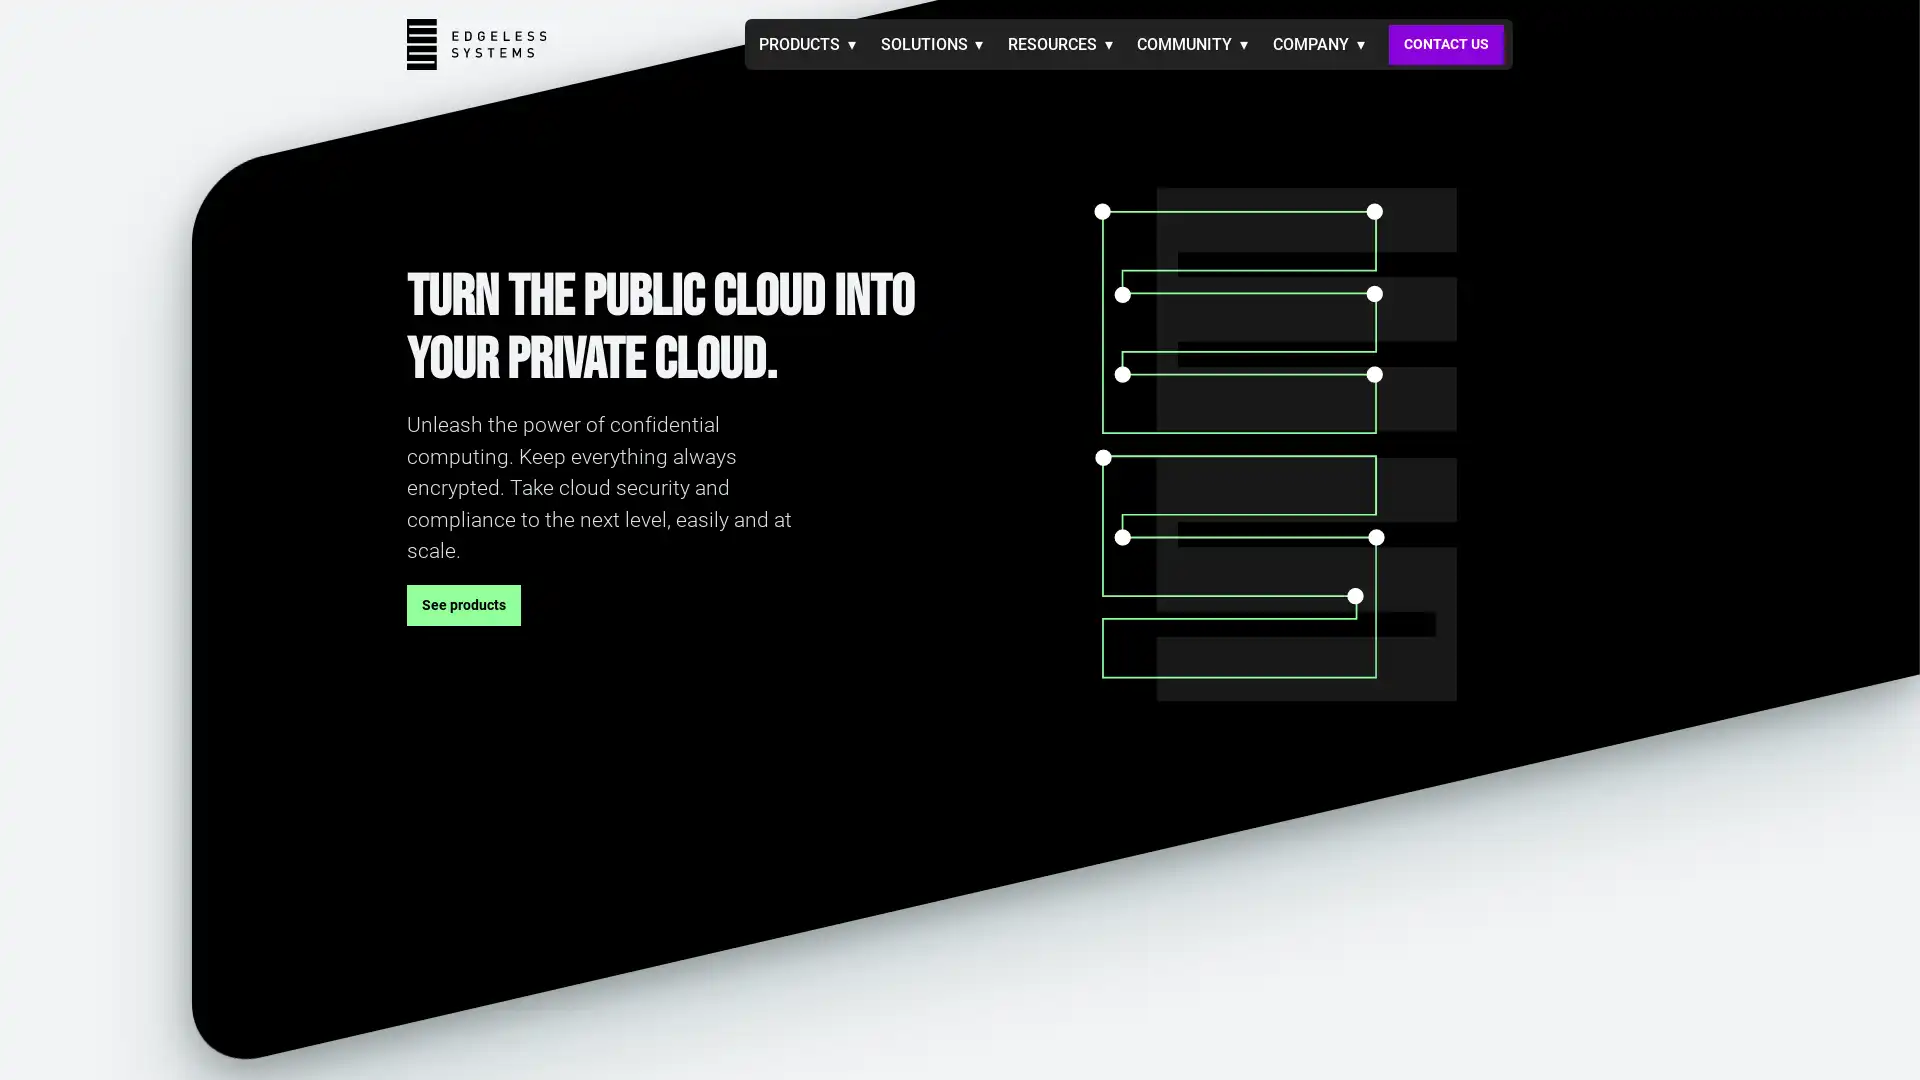  Describe the element at coordinates (1318, 43) in the screenshot. I see `COMPANY` at that location.